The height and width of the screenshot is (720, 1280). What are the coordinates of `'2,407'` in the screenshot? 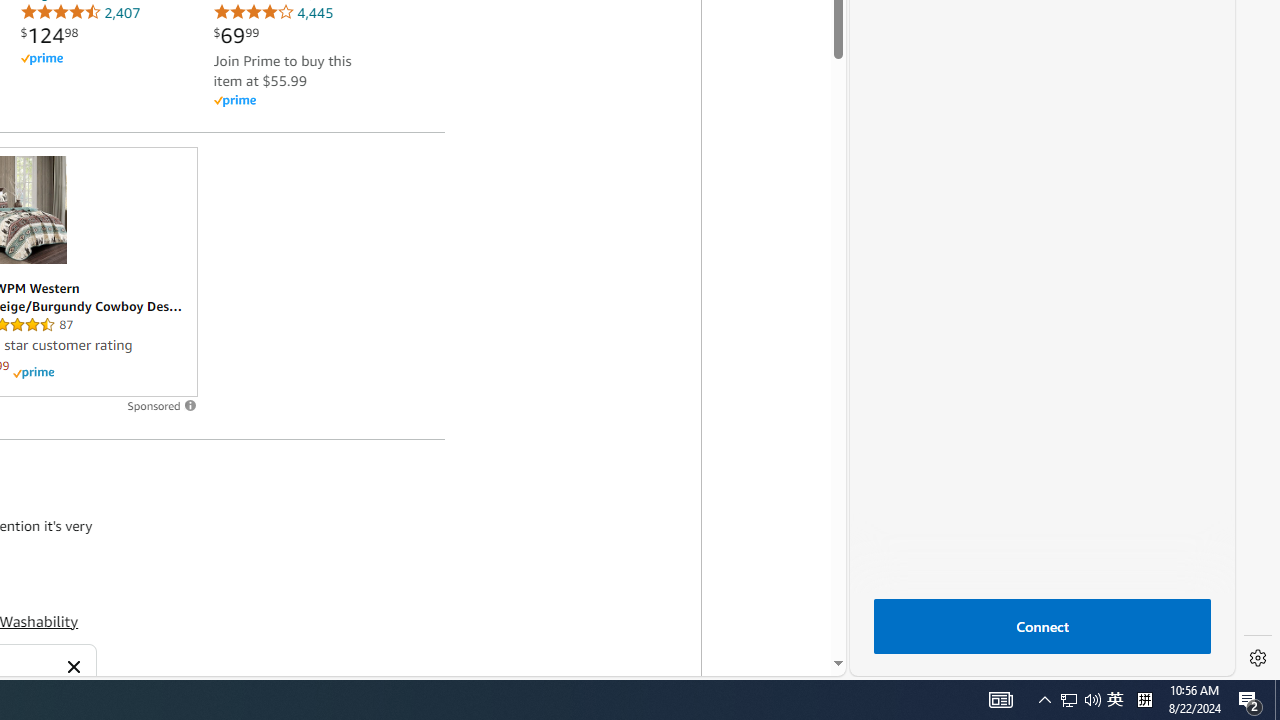 It's located at (80, 12).